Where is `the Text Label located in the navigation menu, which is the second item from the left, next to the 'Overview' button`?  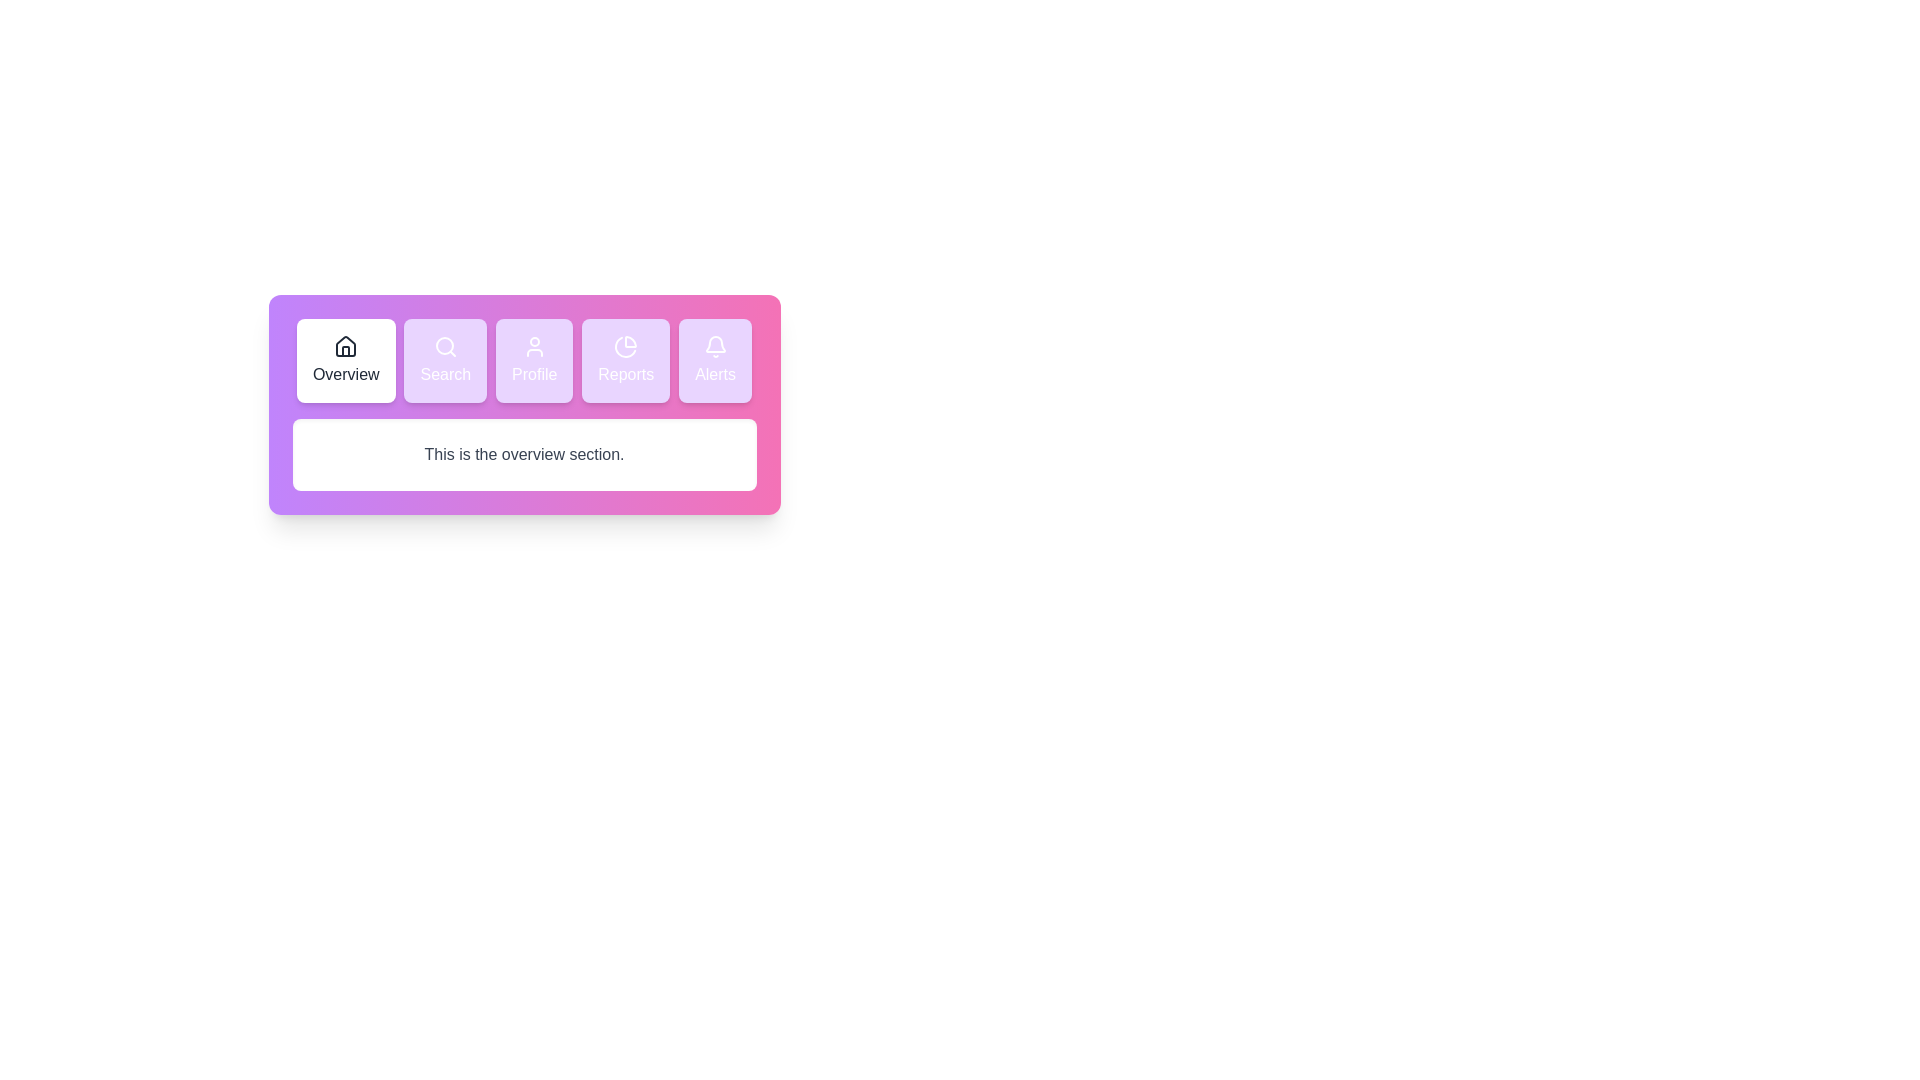 the Text Label located in the navigation menu, which is the second item from the left, next to the 'Overview' button is located at coordinates (444, 374).